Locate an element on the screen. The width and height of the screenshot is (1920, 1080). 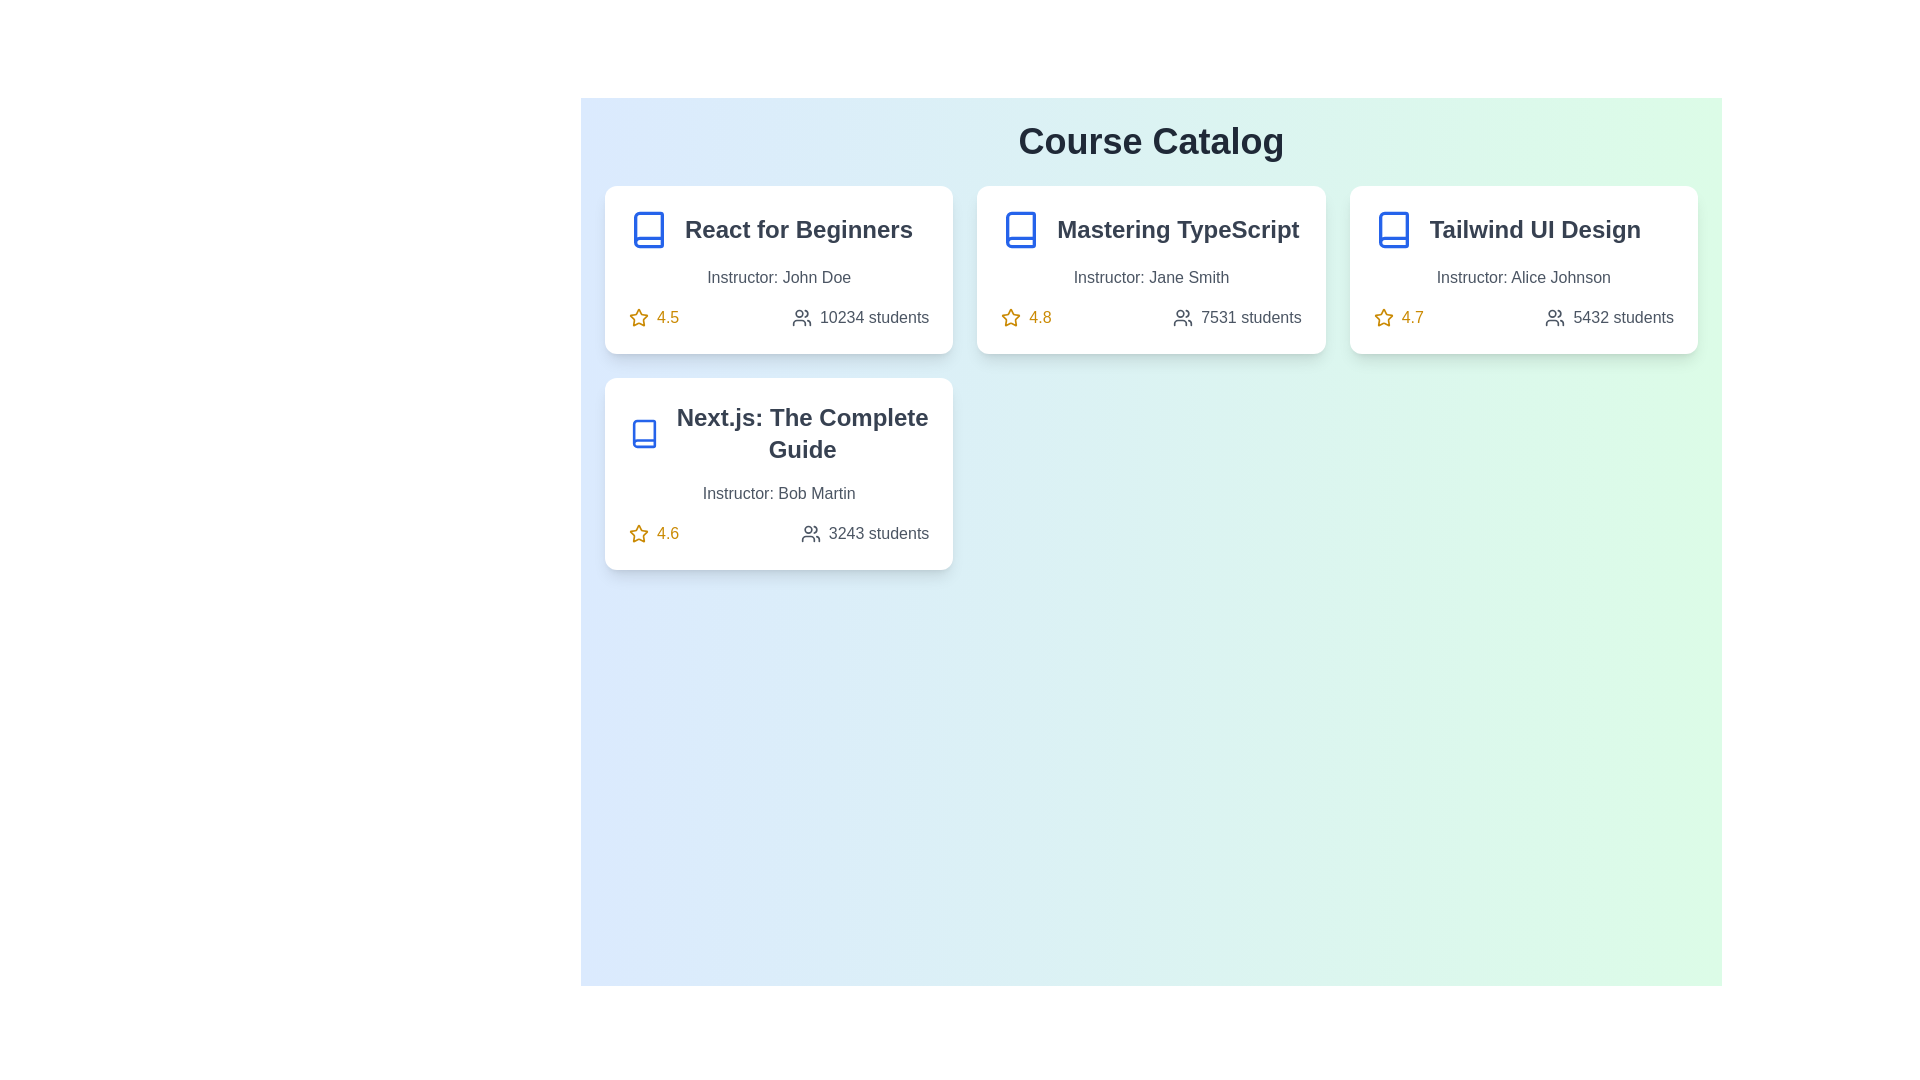
the golden star-shaped icon indicating a rating, located to the left of the rating '4.5' in the 'React for Beginners' card is located at coordinates (637, 316).